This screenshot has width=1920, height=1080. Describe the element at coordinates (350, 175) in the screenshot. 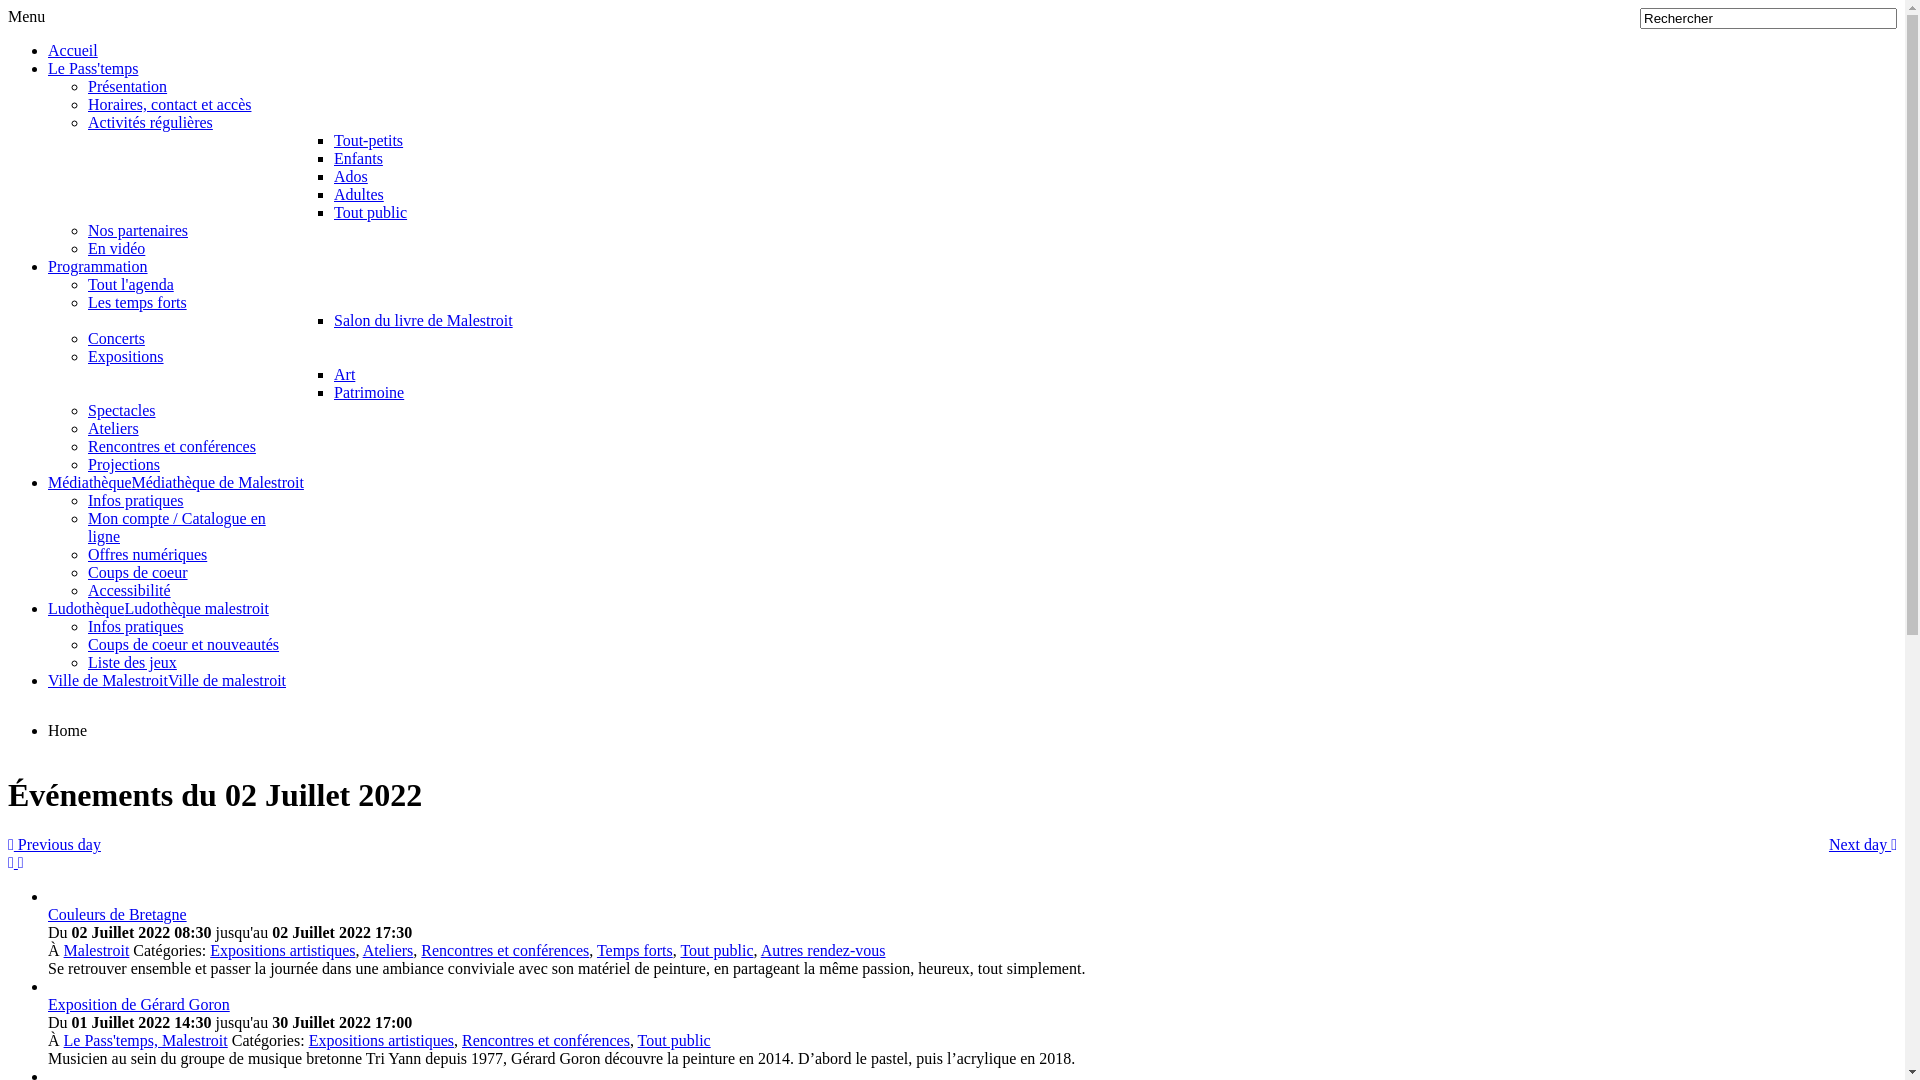

I see `'Ados'` at that location.